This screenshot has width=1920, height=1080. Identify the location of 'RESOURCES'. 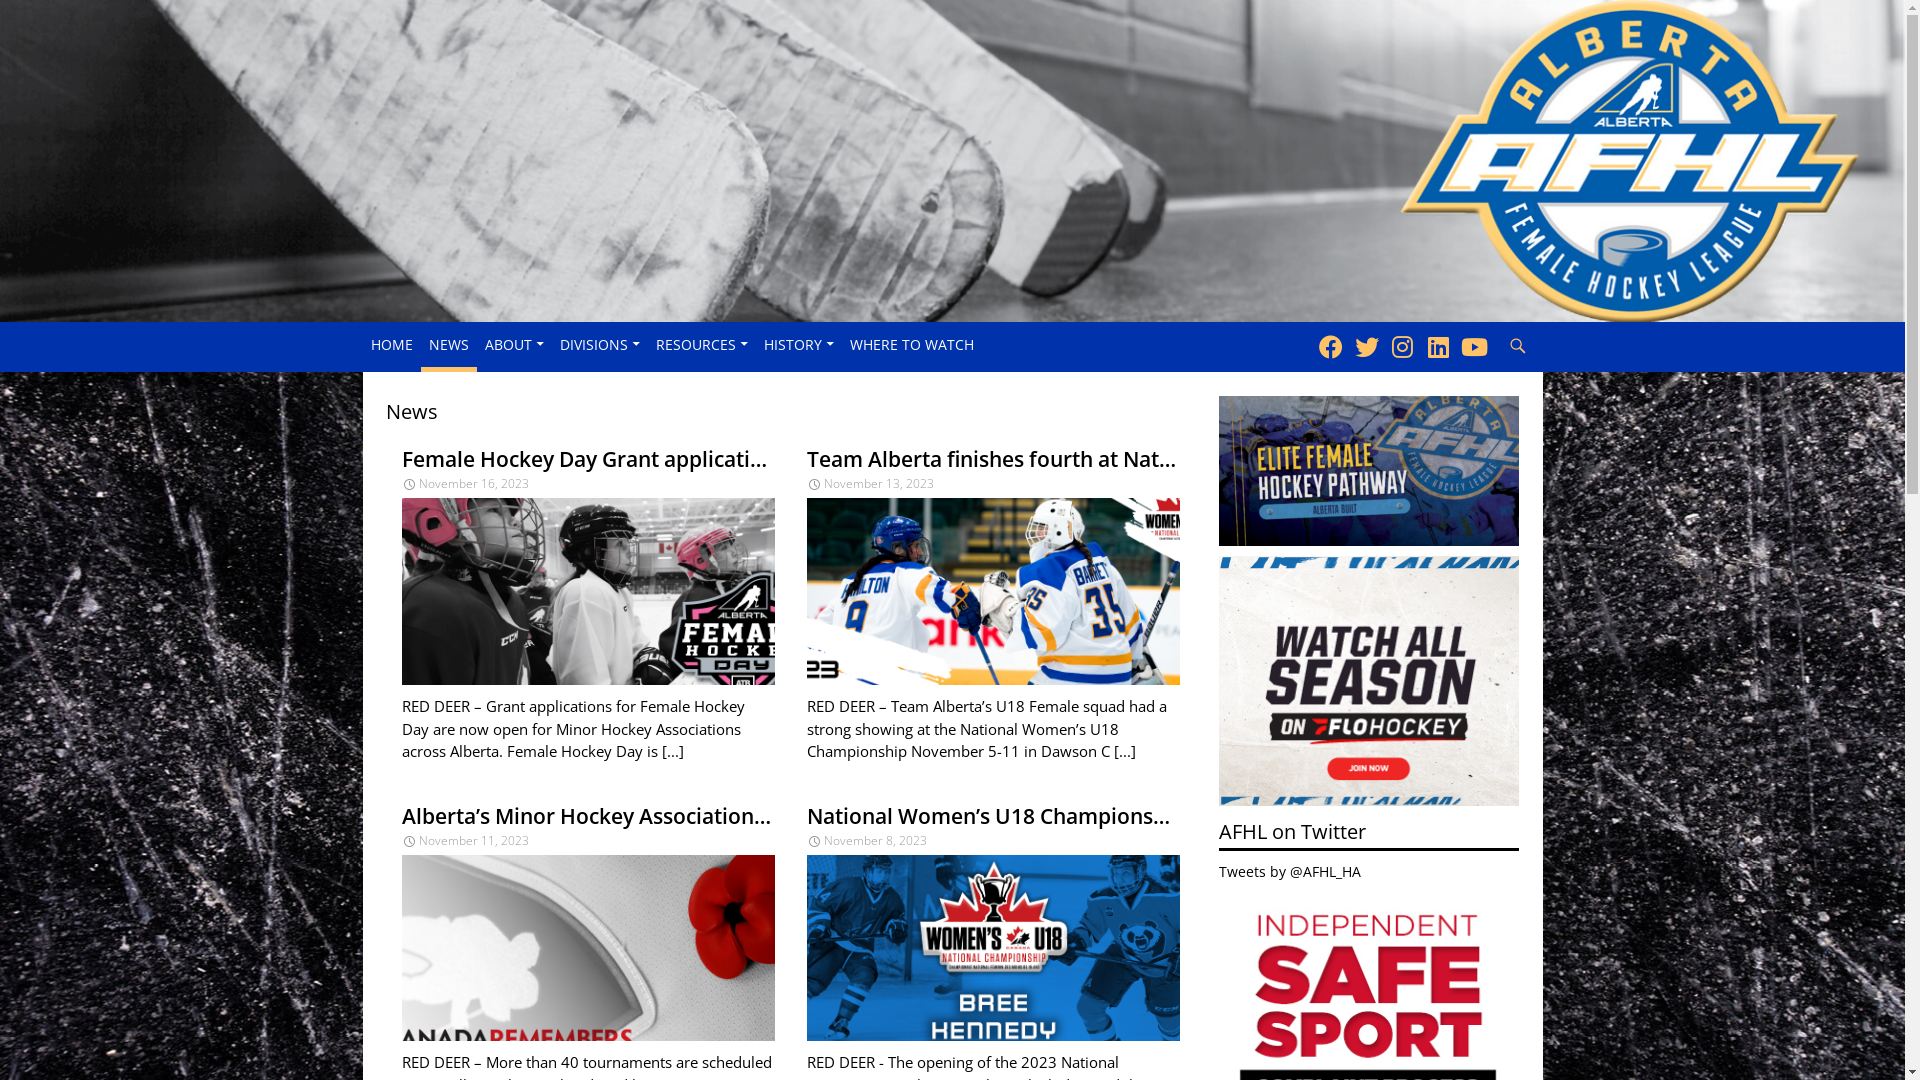
(701, 343).